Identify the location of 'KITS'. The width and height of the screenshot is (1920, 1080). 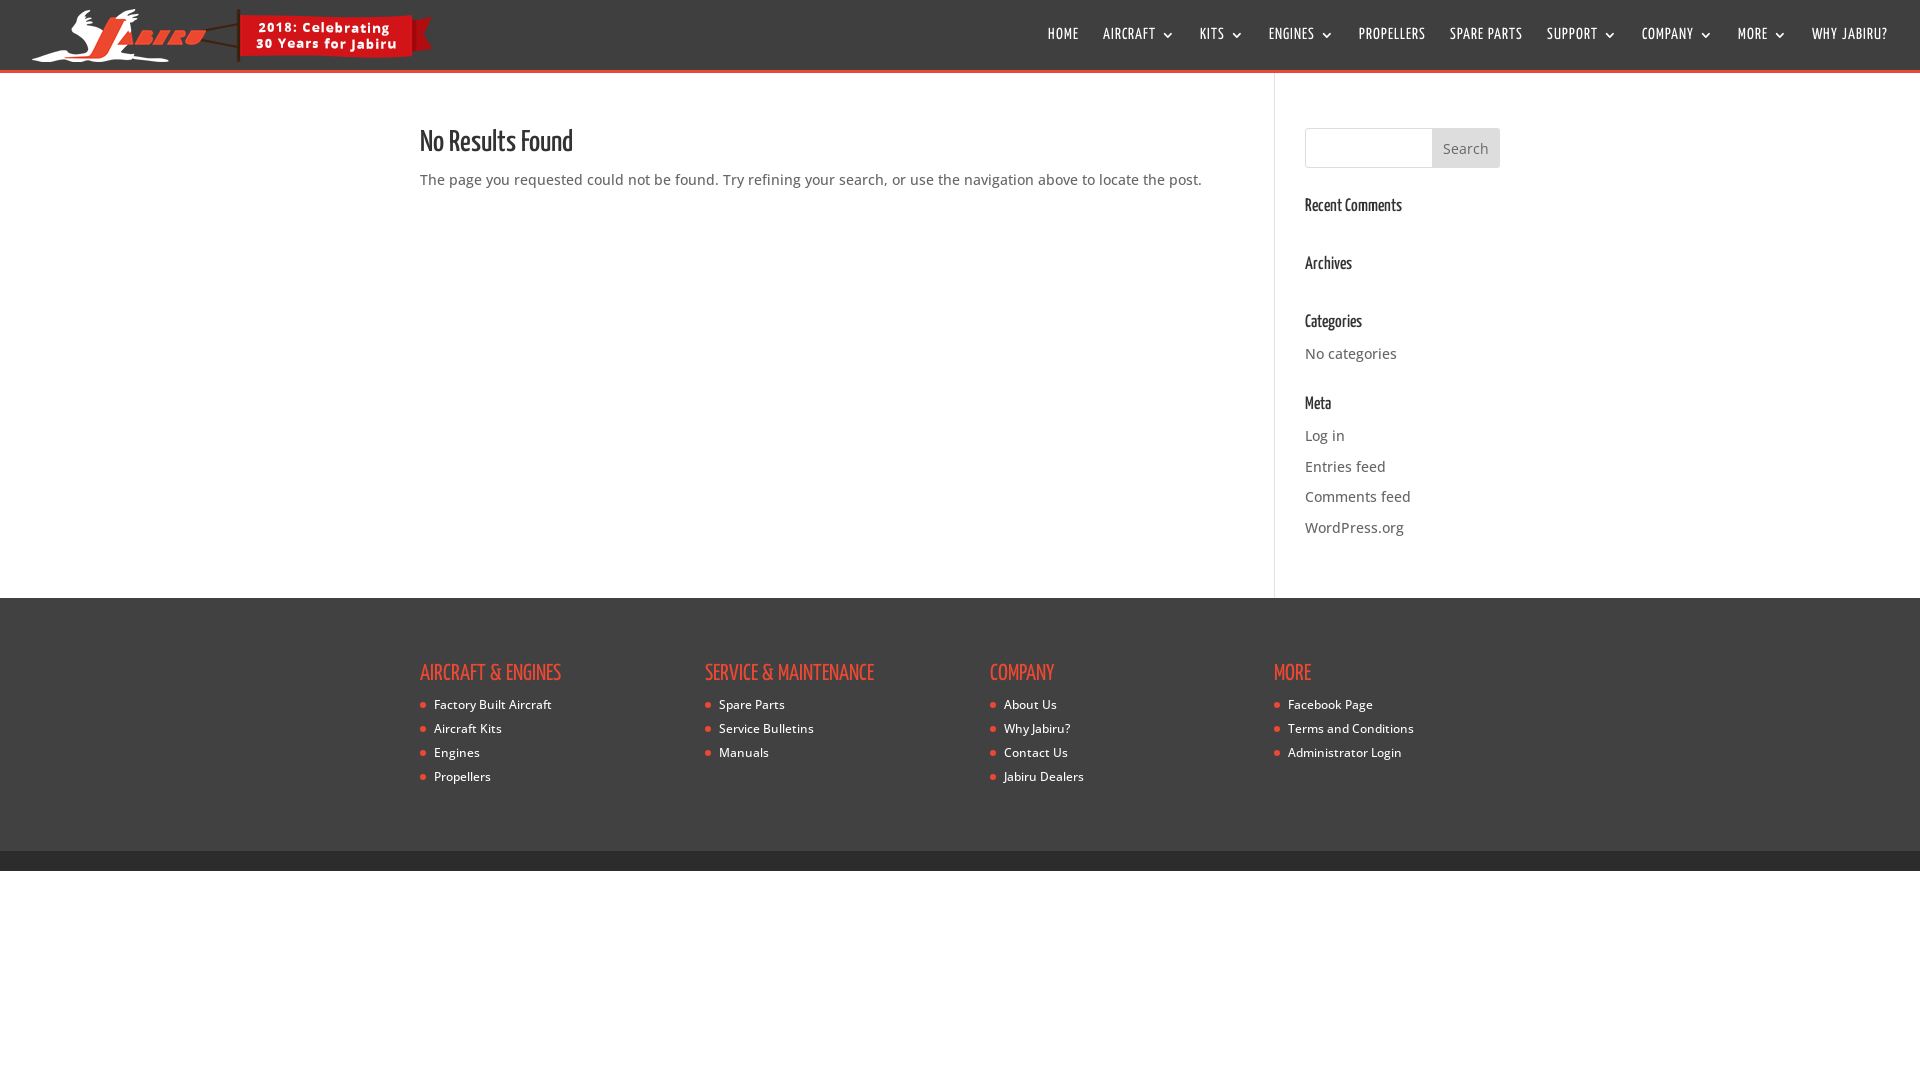
(1221, 48).